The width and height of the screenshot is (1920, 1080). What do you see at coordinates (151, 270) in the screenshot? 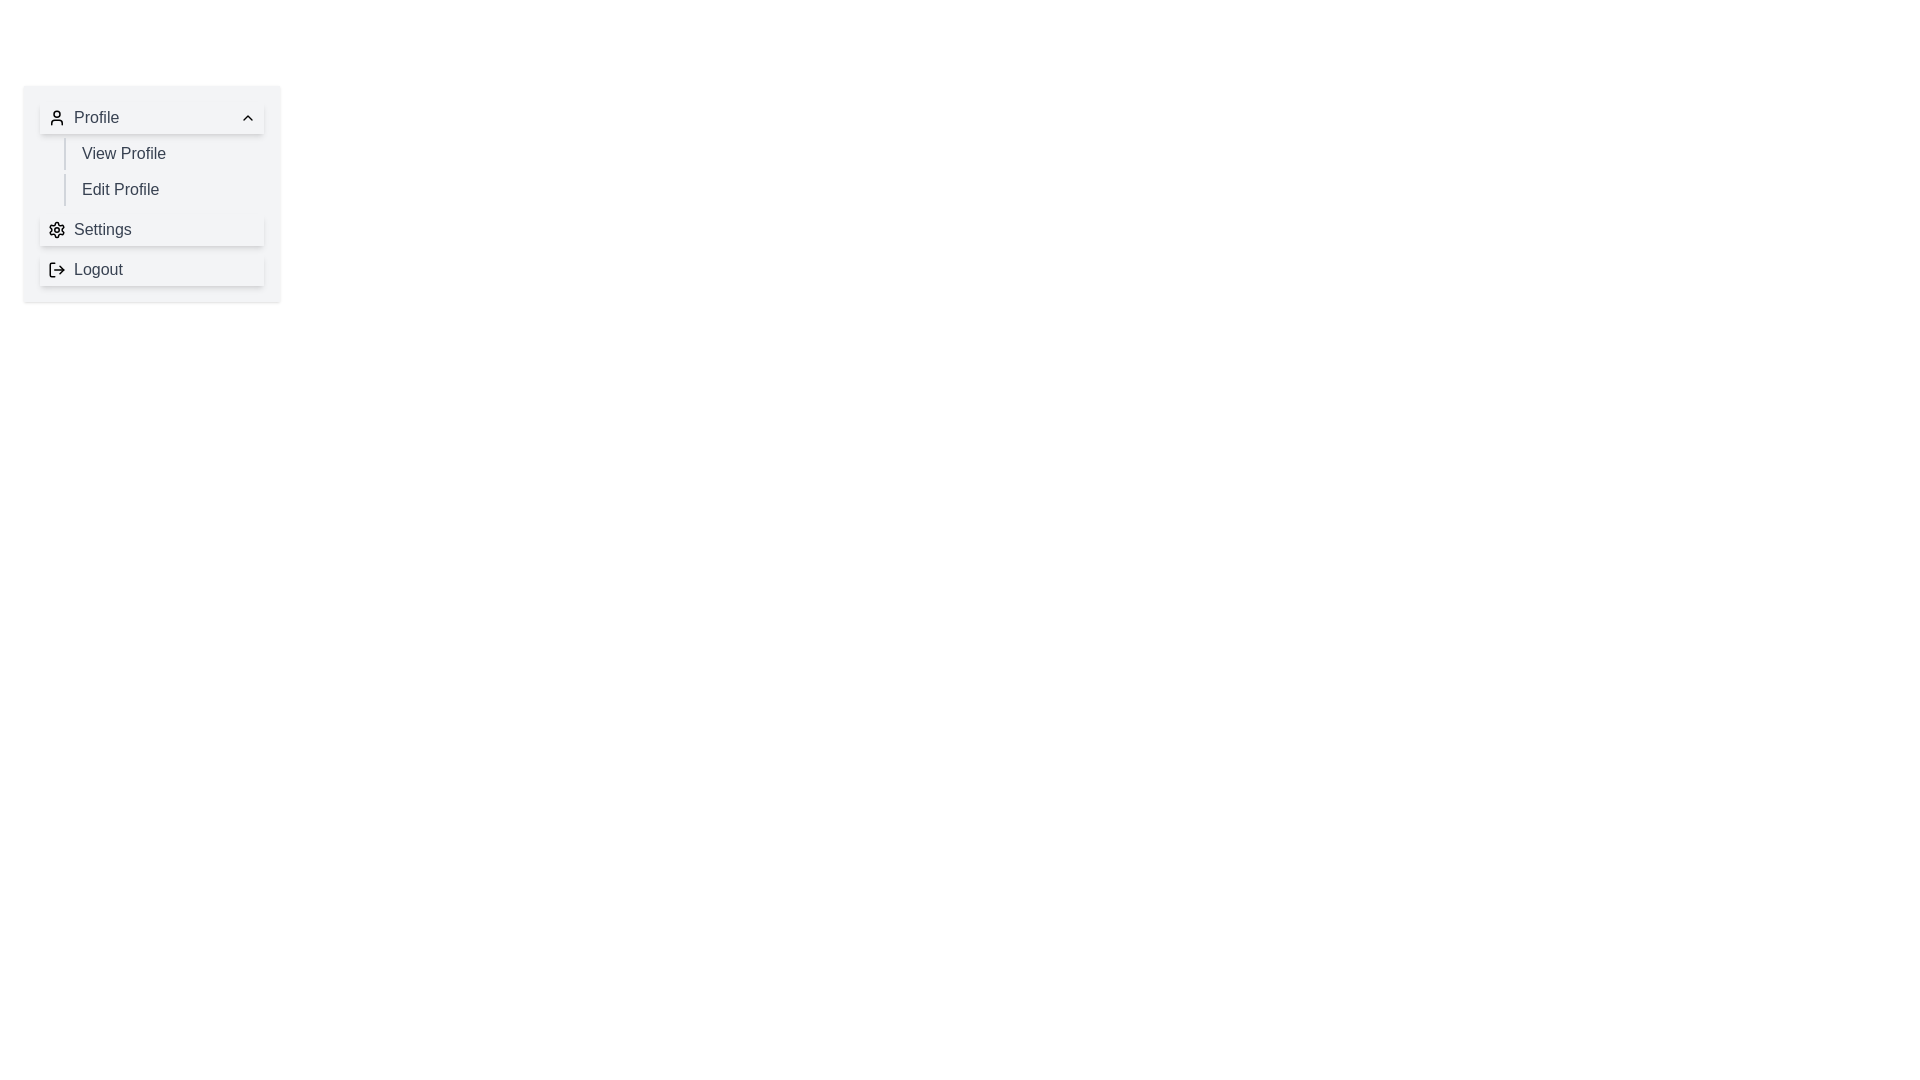
I see `the logout button located at the bottom of the vertical menu, directly below the 'Settings' option, to log out of the application` at bounding box center [151, 270].